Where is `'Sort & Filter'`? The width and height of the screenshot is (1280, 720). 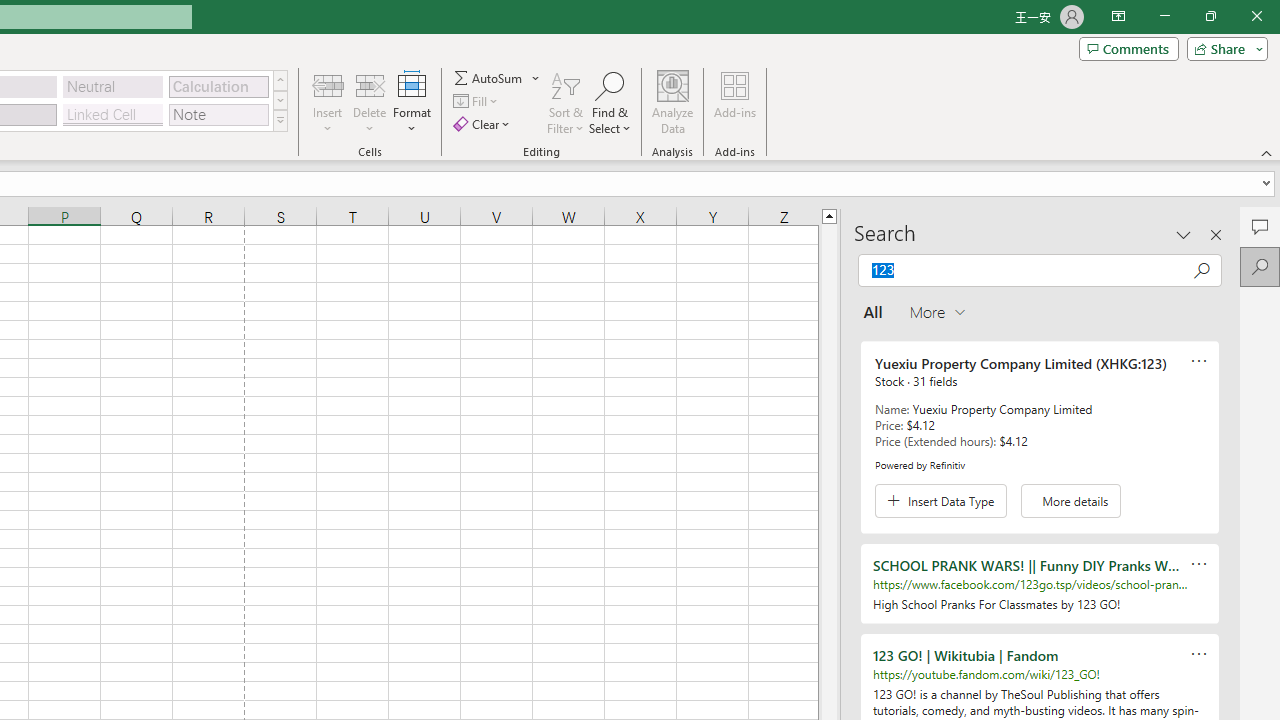
'Sort & Filter' is located at coordinates (565, 103).